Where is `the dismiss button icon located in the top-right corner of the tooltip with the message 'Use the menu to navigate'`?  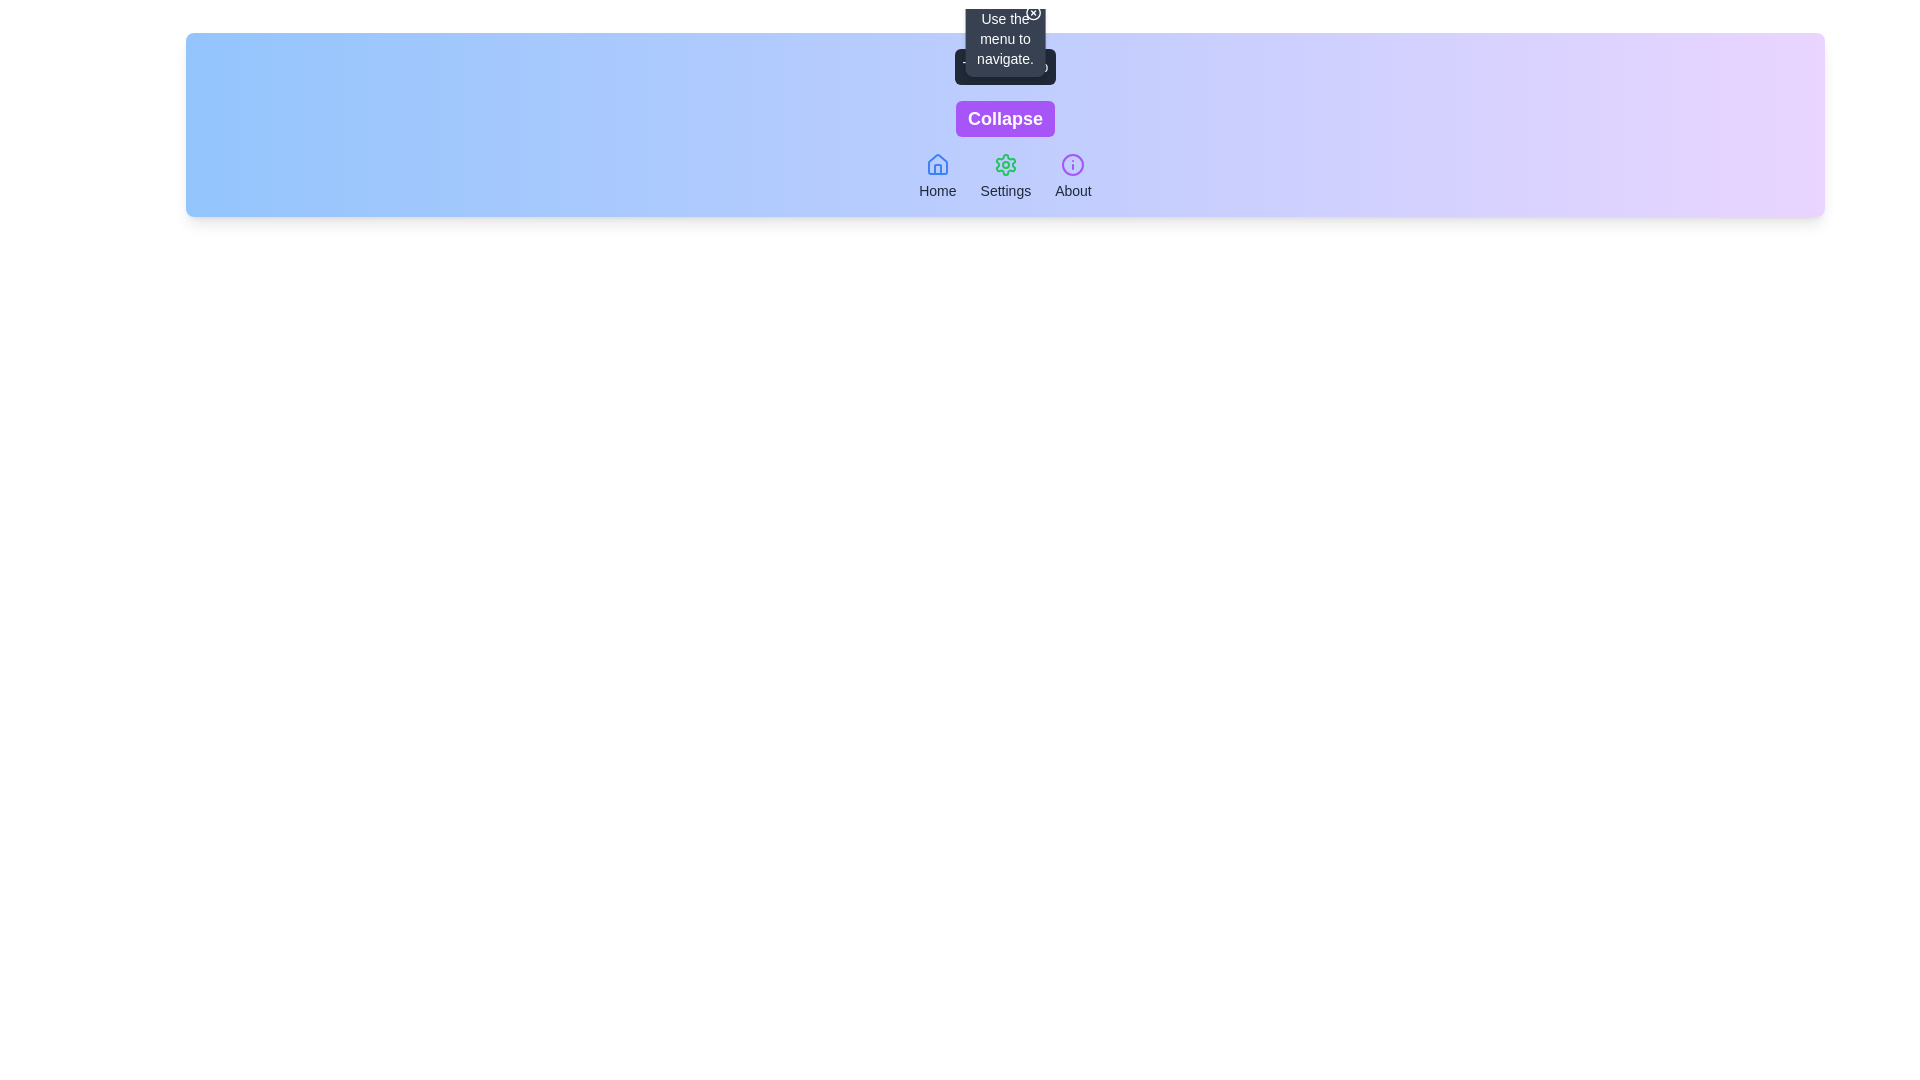
the dismiss button icon located in the top-right corner of the tooltip with the message 'Use the menu to navigate' is located at coordinates (1033, 12).